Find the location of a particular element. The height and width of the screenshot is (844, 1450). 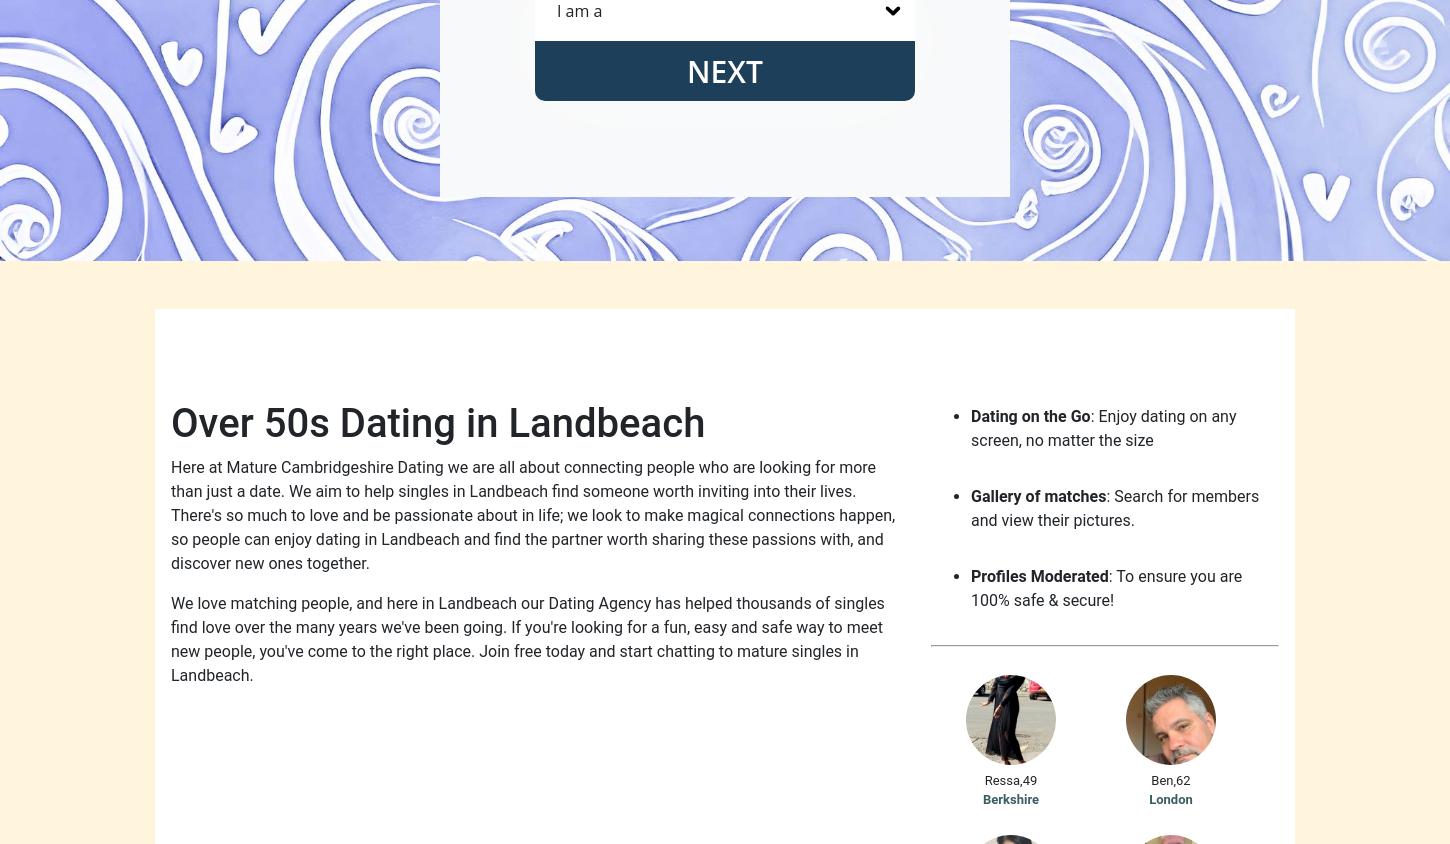

'Ressa' is located at coordinates (1001, 779).